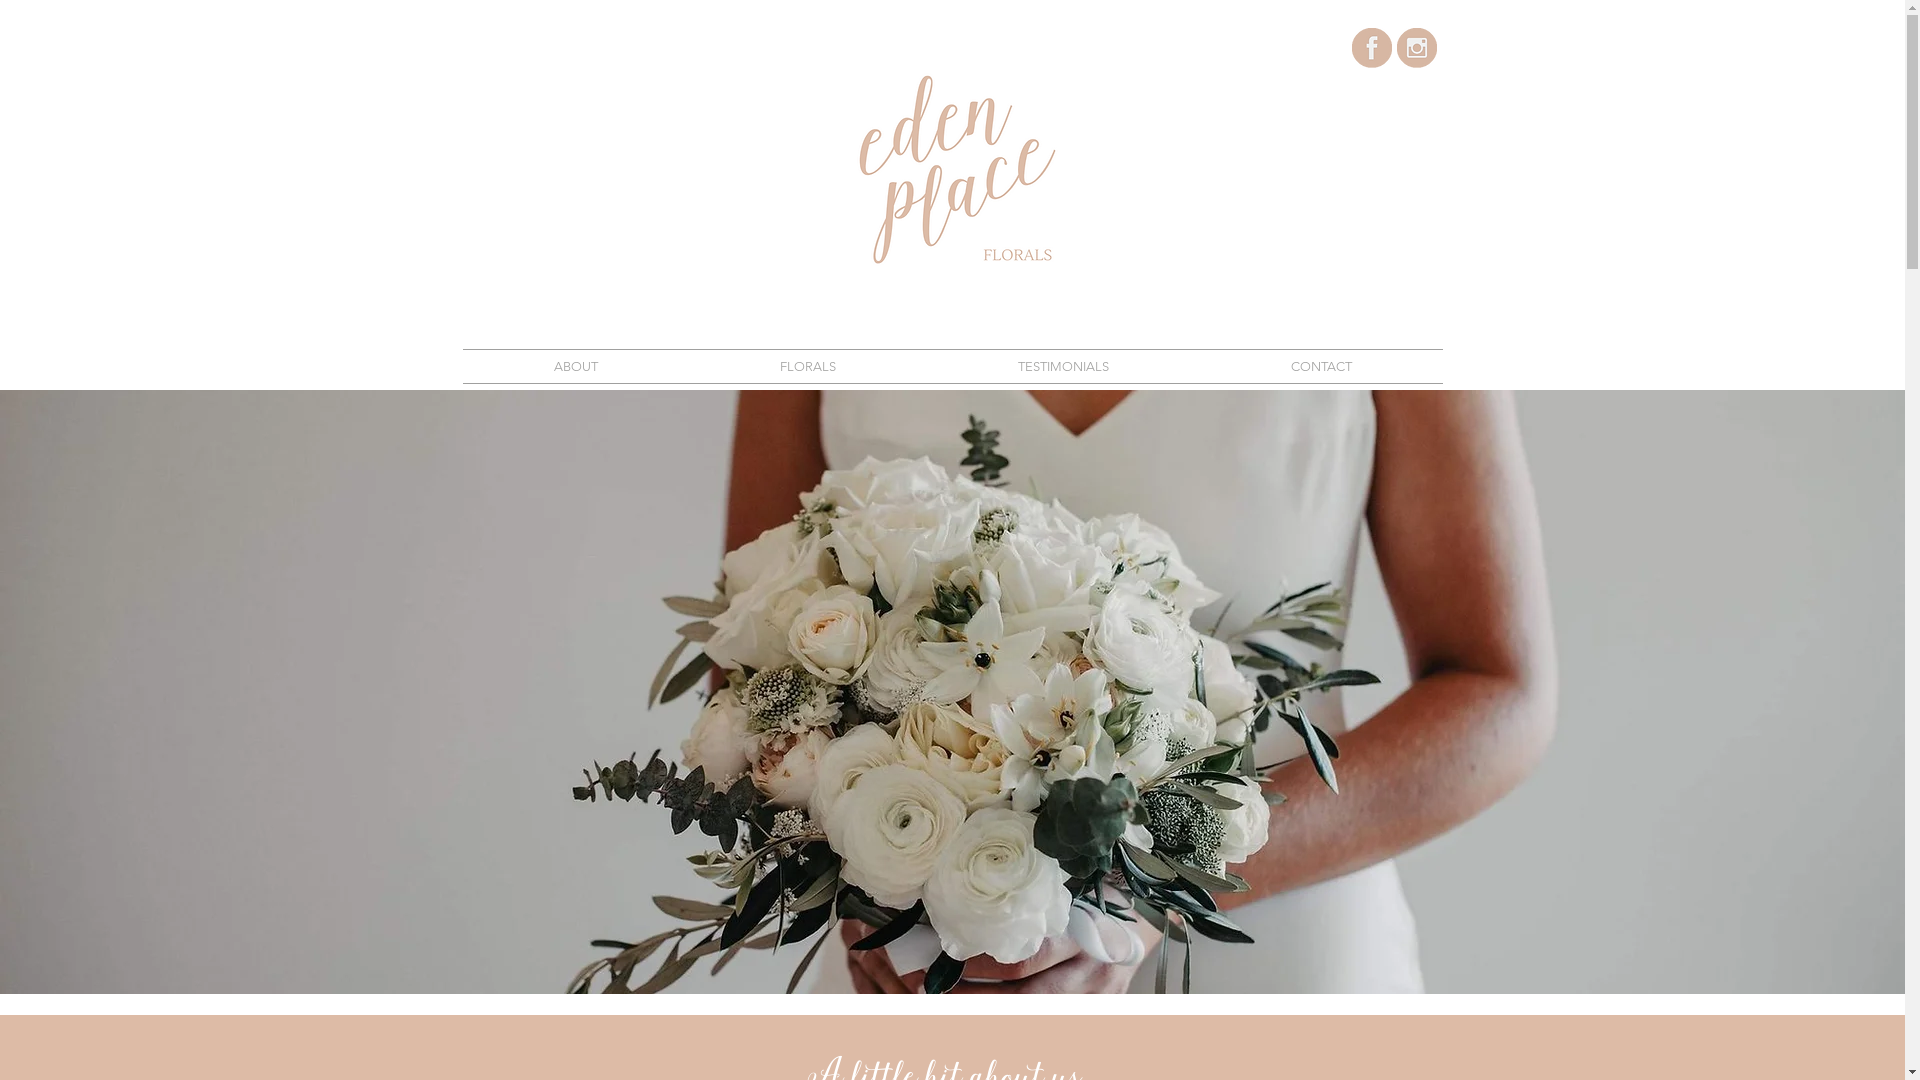  I want to click on 'insta-edenplace.png', so click(1395, 46).